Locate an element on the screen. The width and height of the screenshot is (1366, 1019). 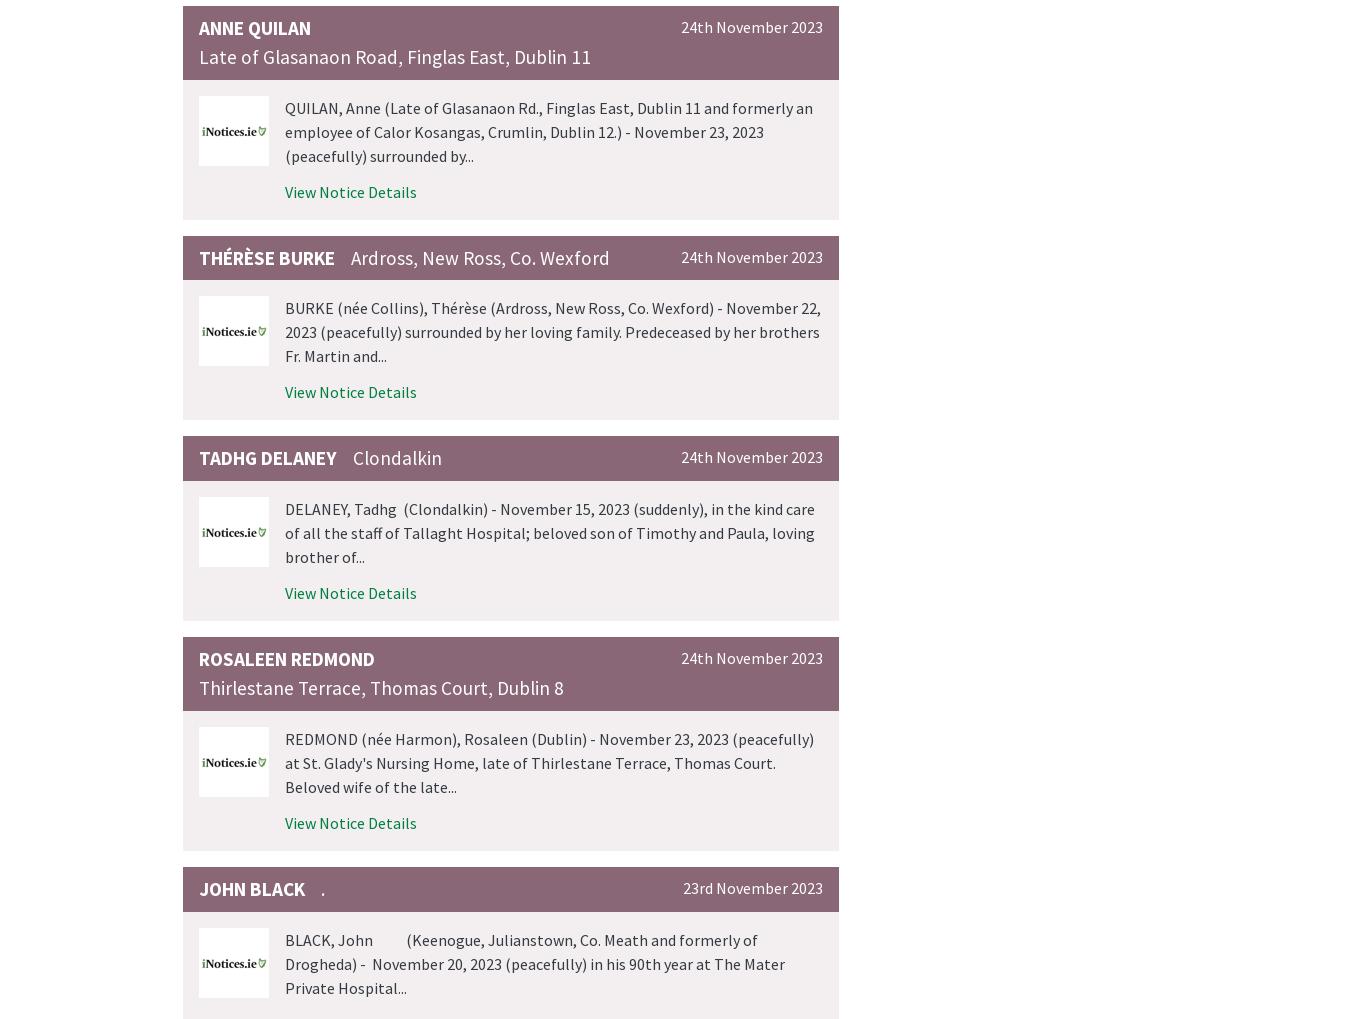
'Thérèse BURKE' is located at coordinates (267, 256).